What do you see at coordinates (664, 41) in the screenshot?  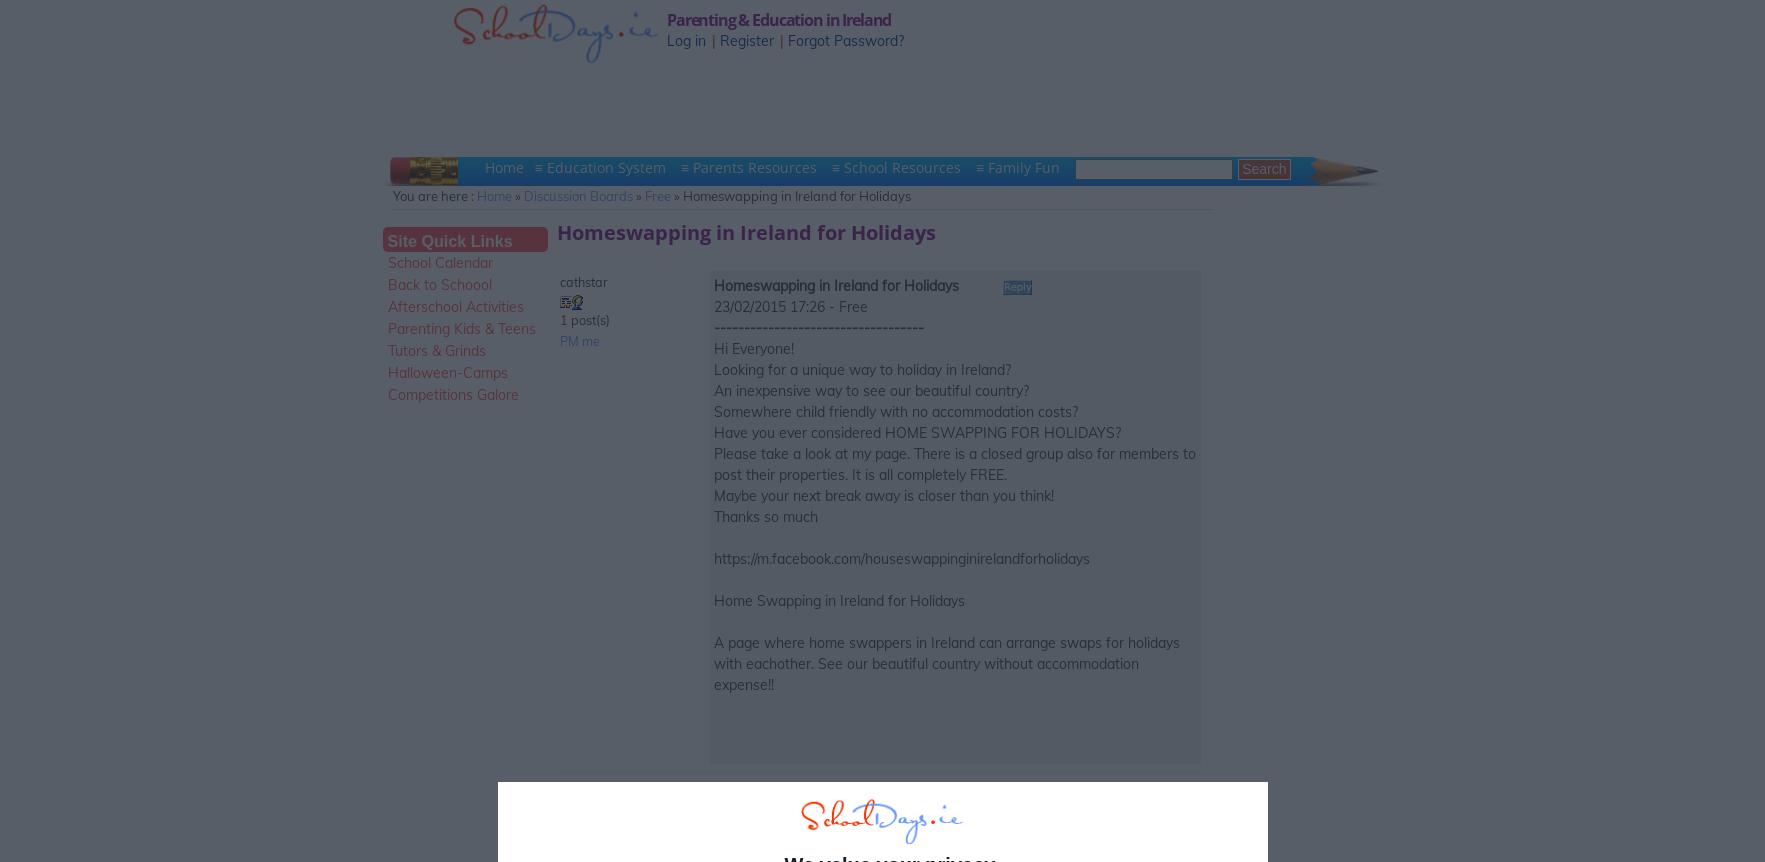 I see `'Log in'` at bounding box center [664, 41].